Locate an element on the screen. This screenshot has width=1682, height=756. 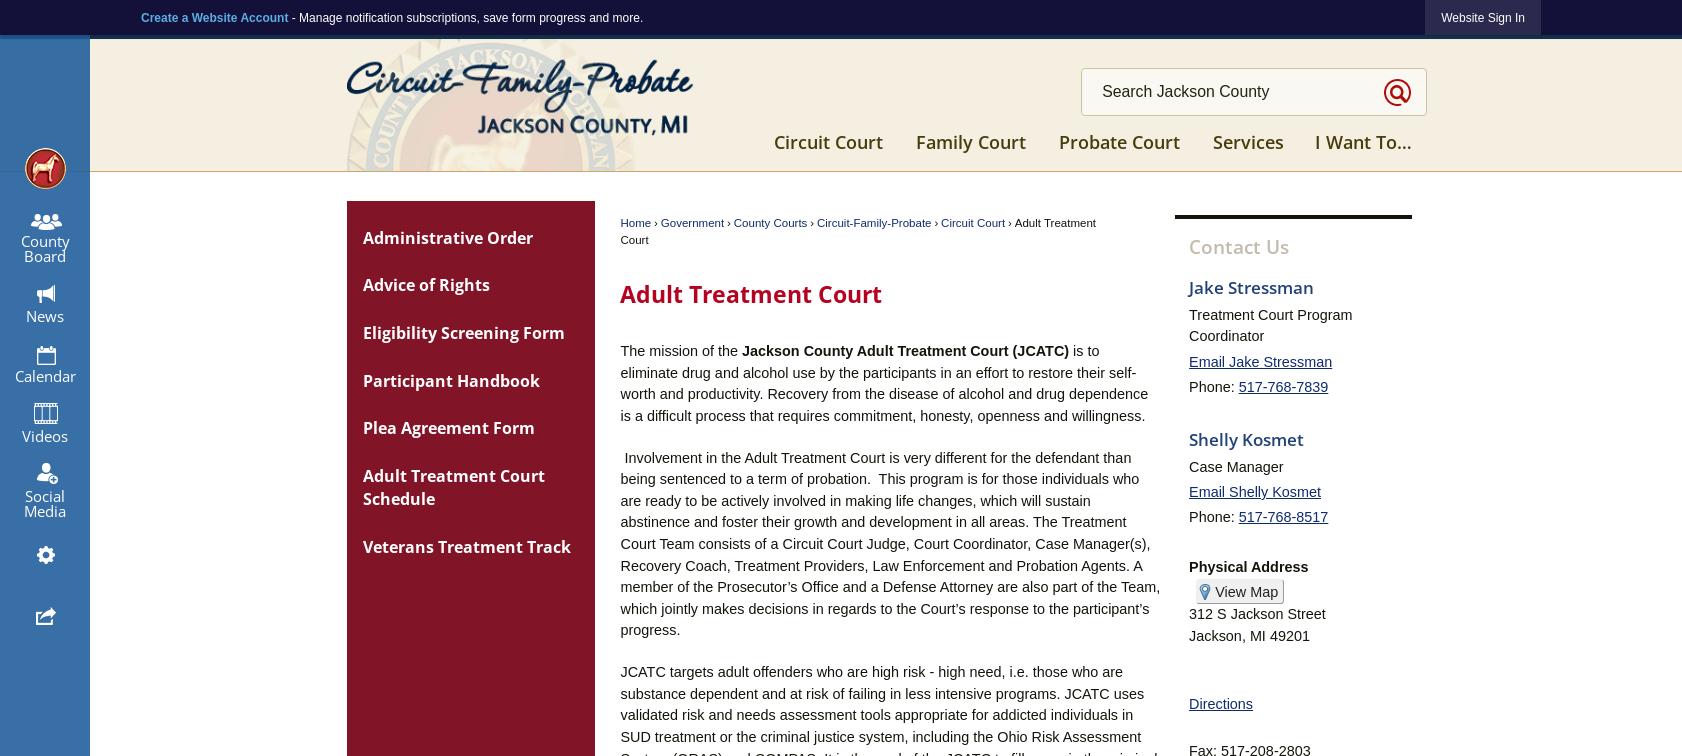
'Jackson' is located at coordinates (1214, 634).